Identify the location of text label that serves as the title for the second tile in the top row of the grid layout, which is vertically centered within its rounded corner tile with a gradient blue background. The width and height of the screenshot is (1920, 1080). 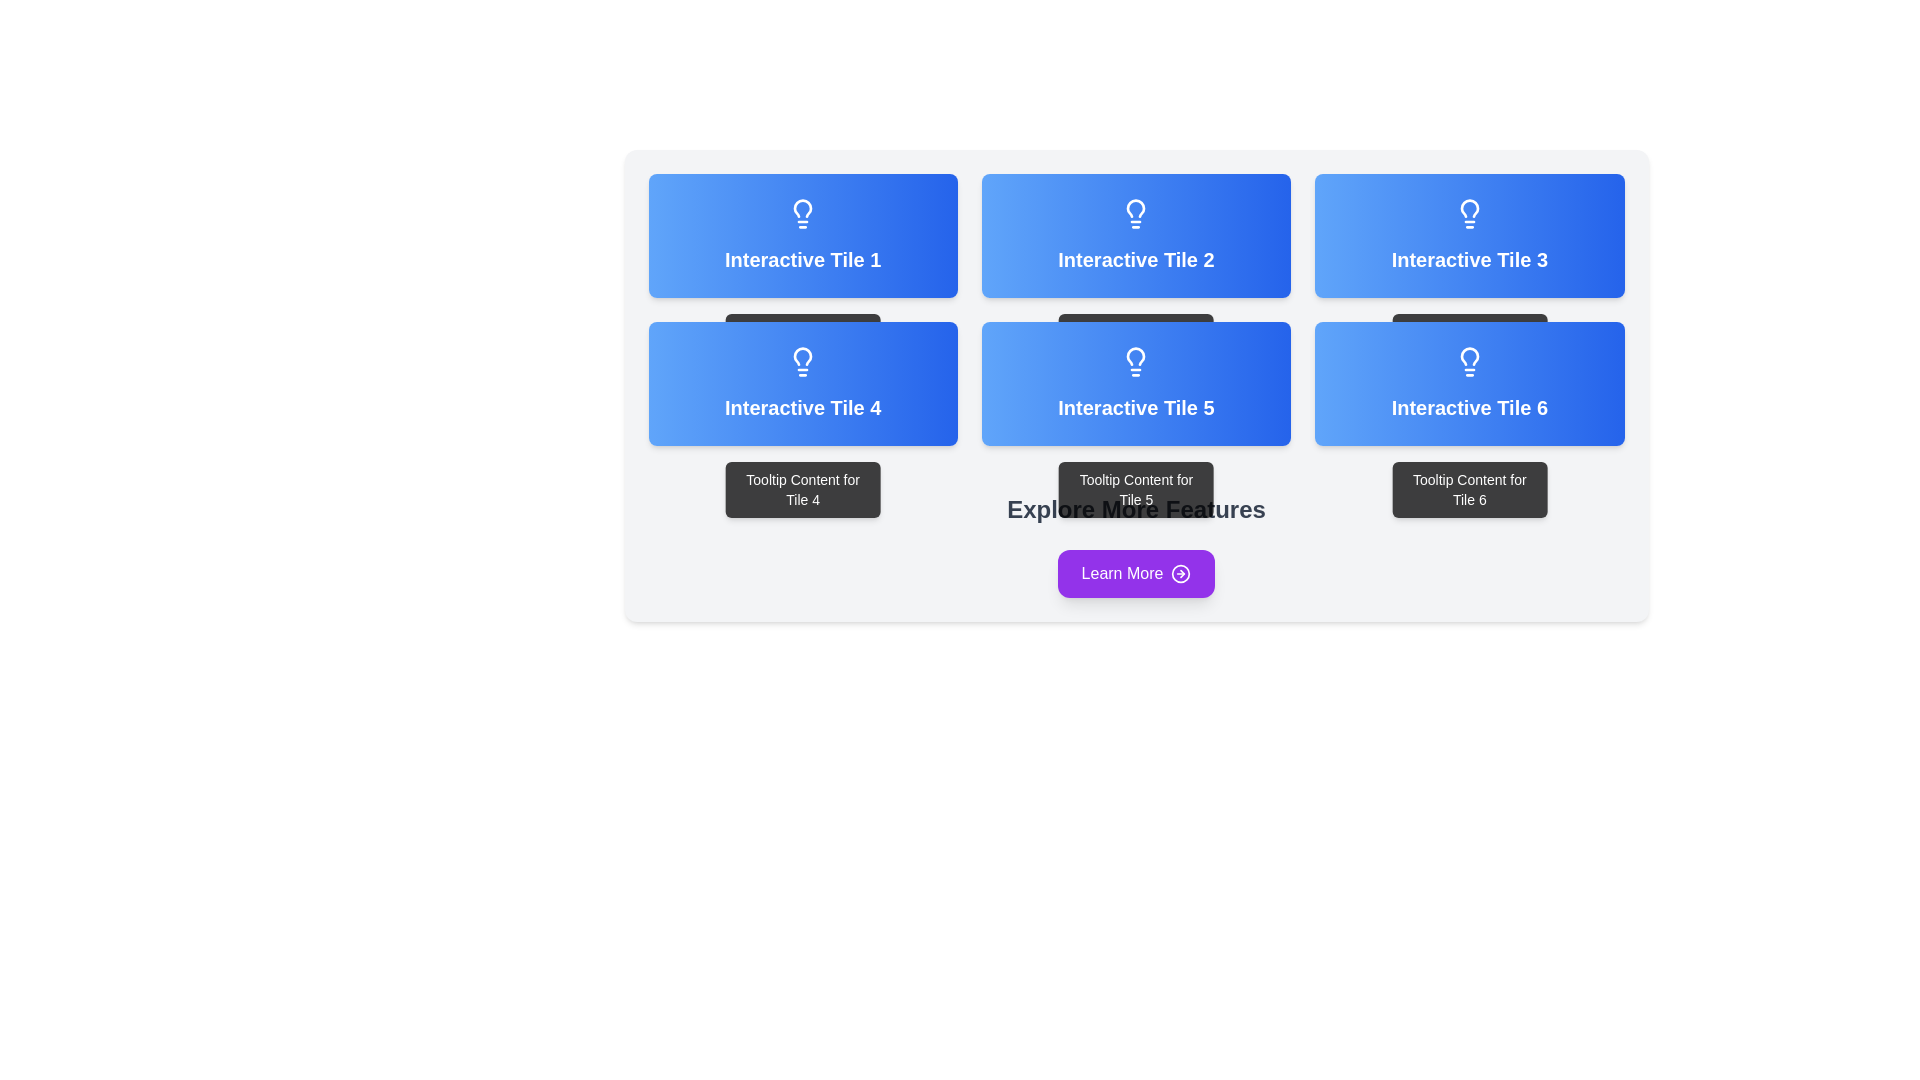
(1136, 258).